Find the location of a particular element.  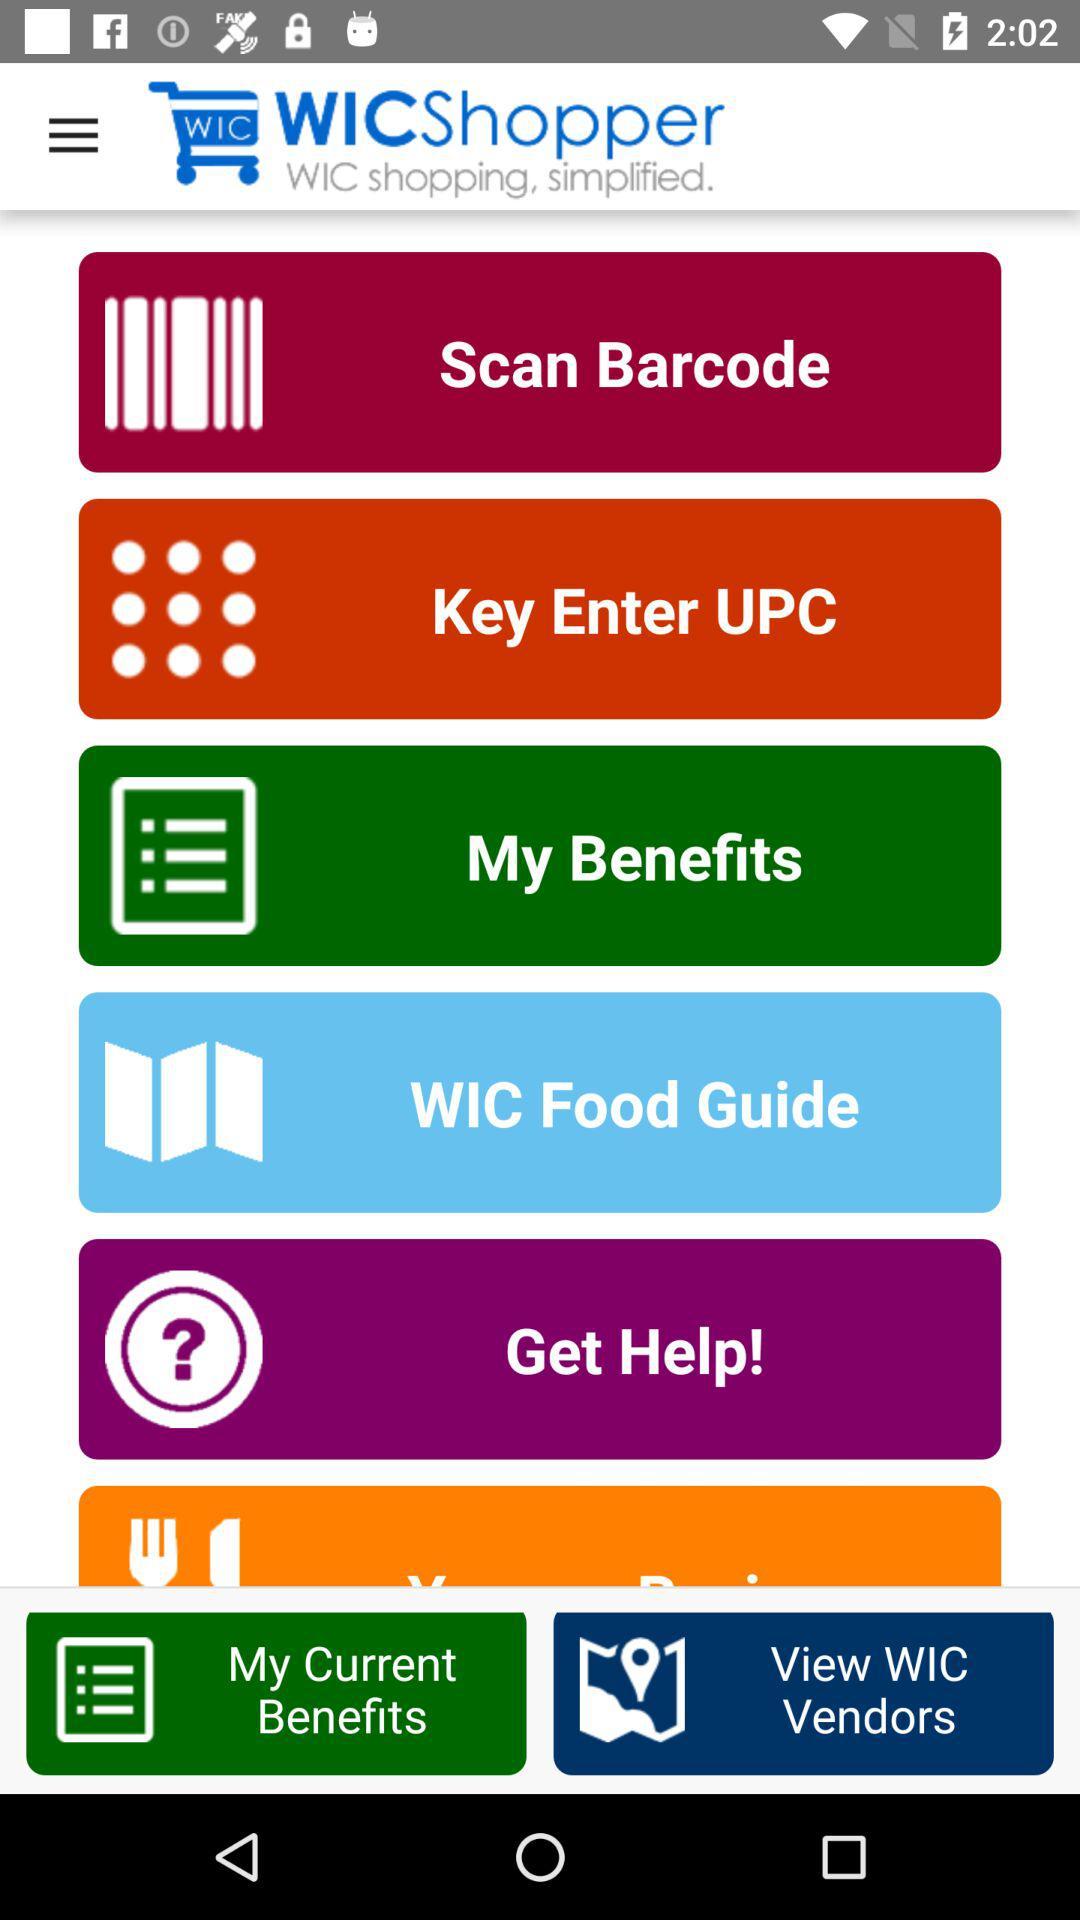

the wic food guide item is located at coordinates (620, 1101).